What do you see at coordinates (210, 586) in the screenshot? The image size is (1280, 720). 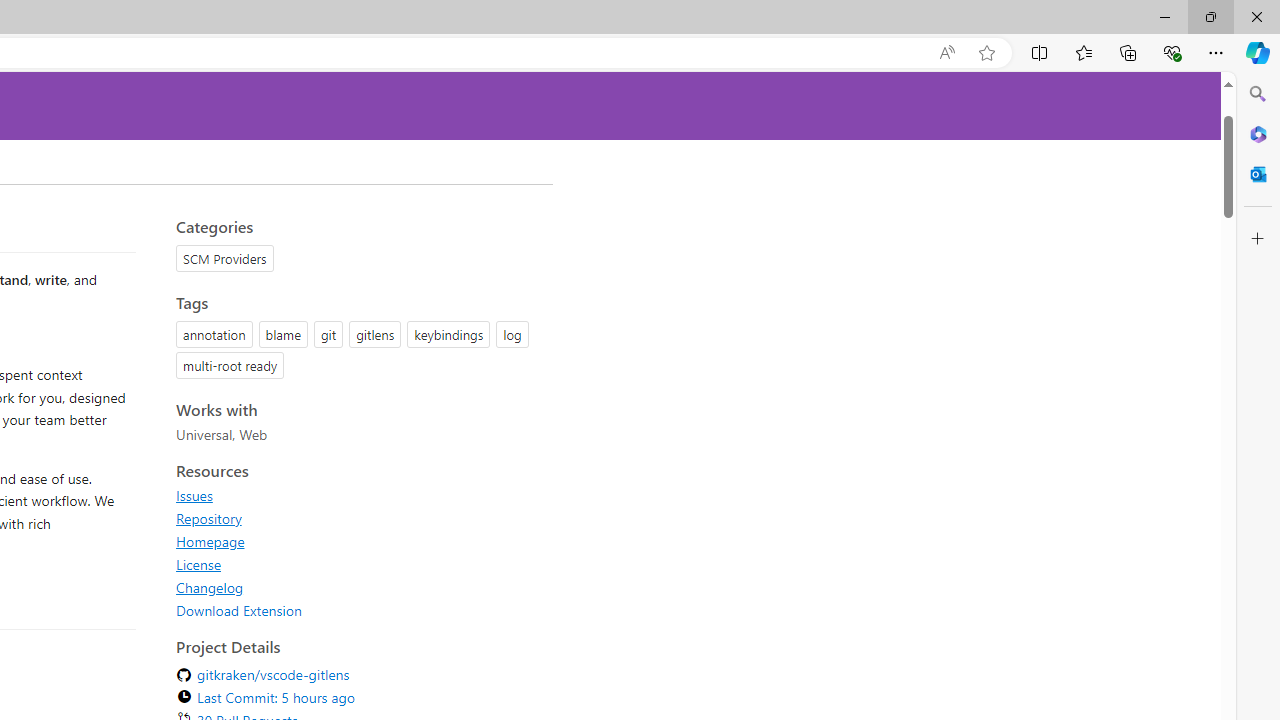 I see `'Changelog'` at bounding box center [210, 586].